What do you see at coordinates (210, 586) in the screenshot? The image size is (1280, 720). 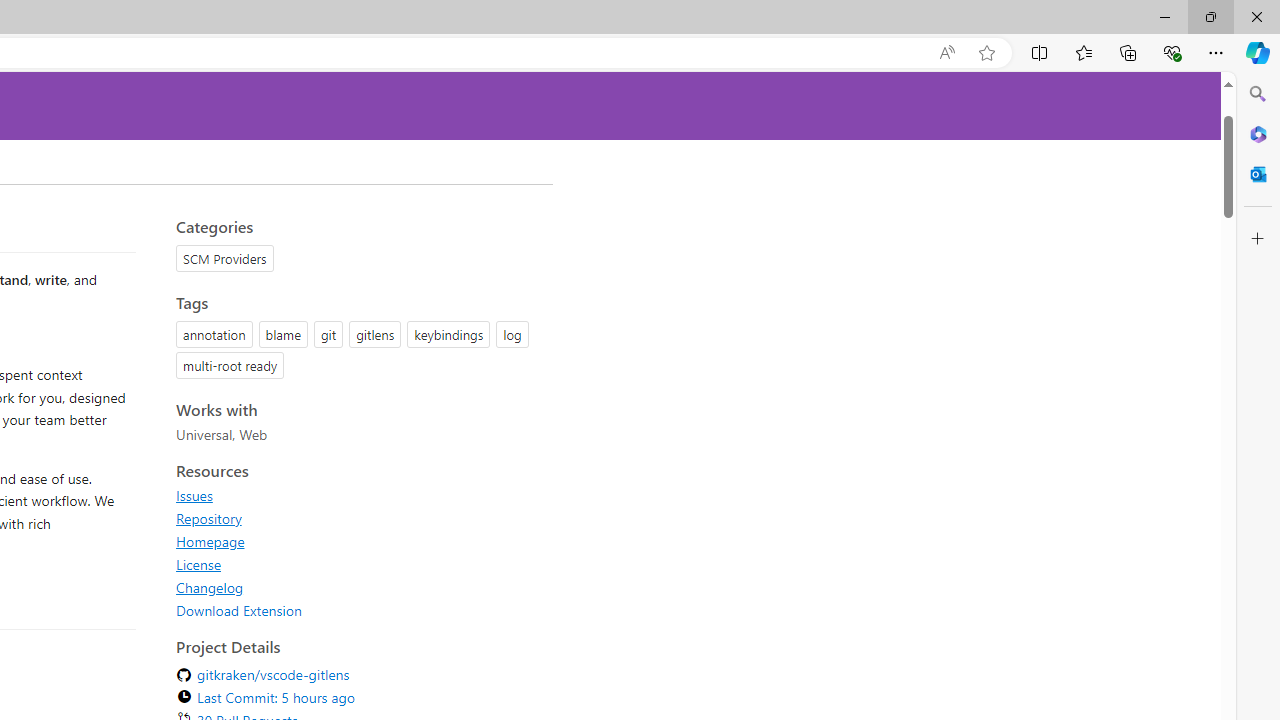 I see `'Changelog'` at bounding box center [210, 586].